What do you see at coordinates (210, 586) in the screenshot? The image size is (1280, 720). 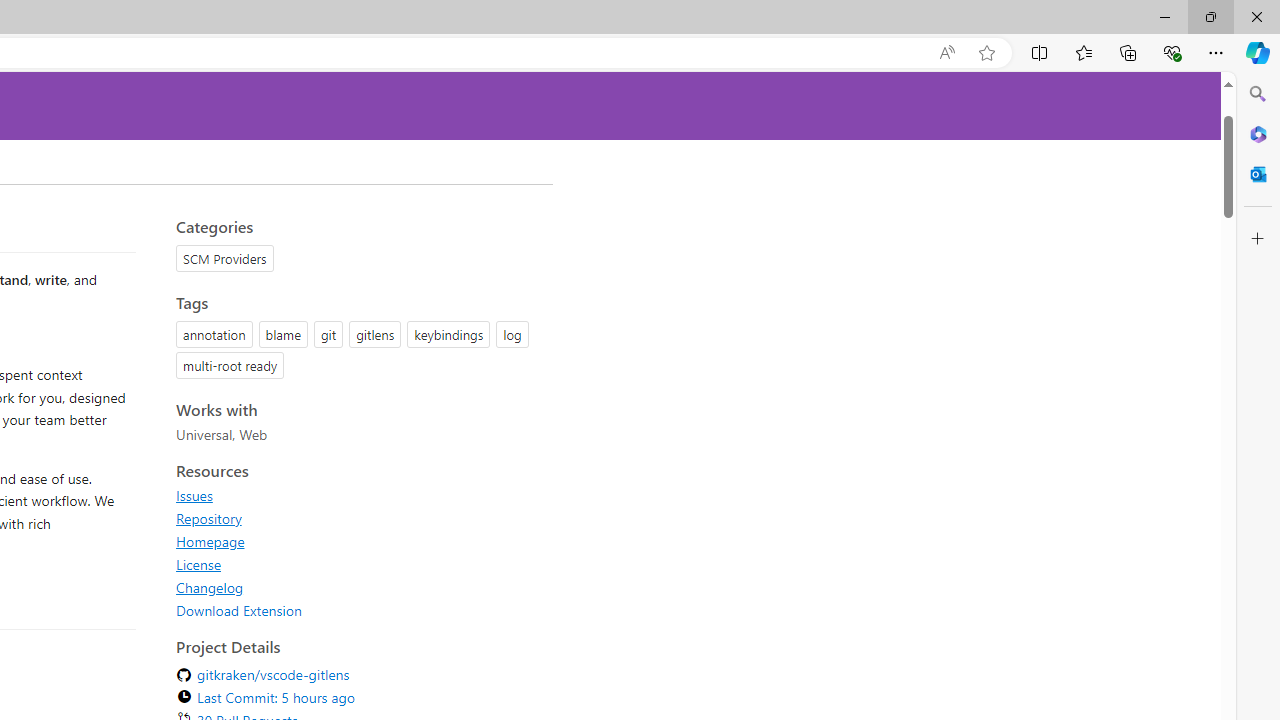 I see `'Changelog'` at bounding box center [210, 586].